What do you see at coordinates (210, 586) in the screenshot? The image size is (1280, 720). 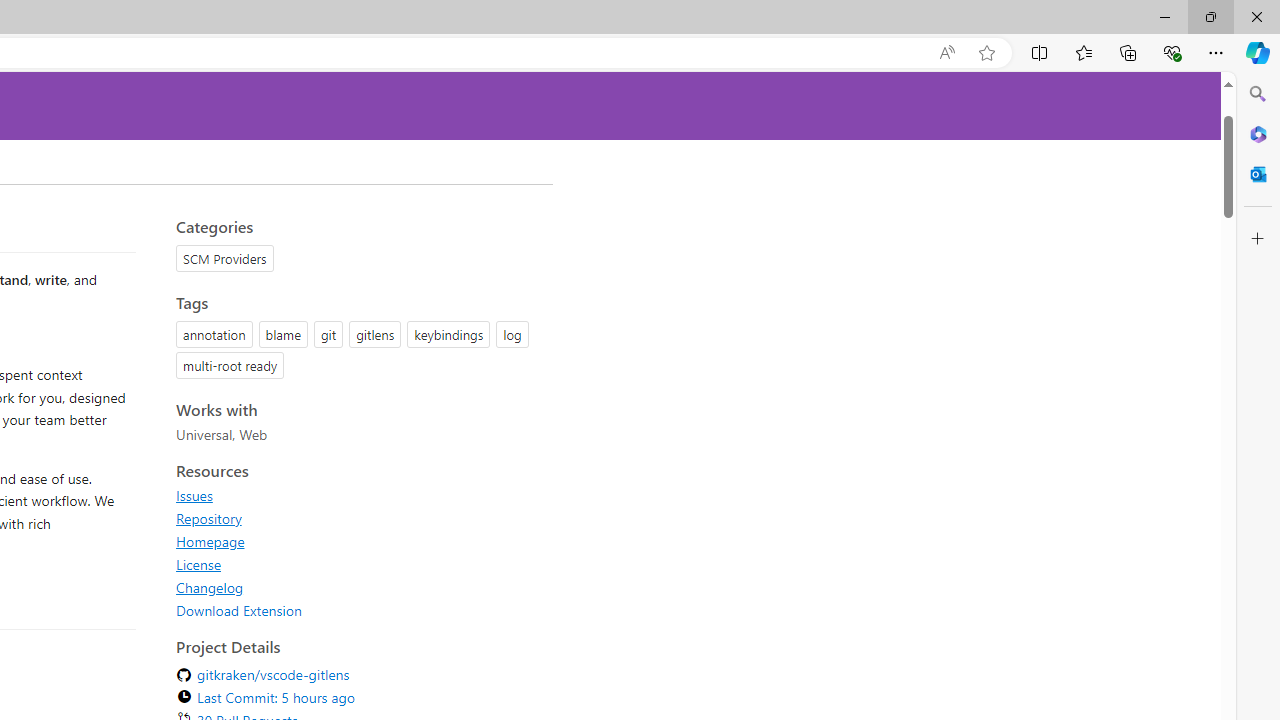 I see `'Changelog'` at bounding box center [210, 586].